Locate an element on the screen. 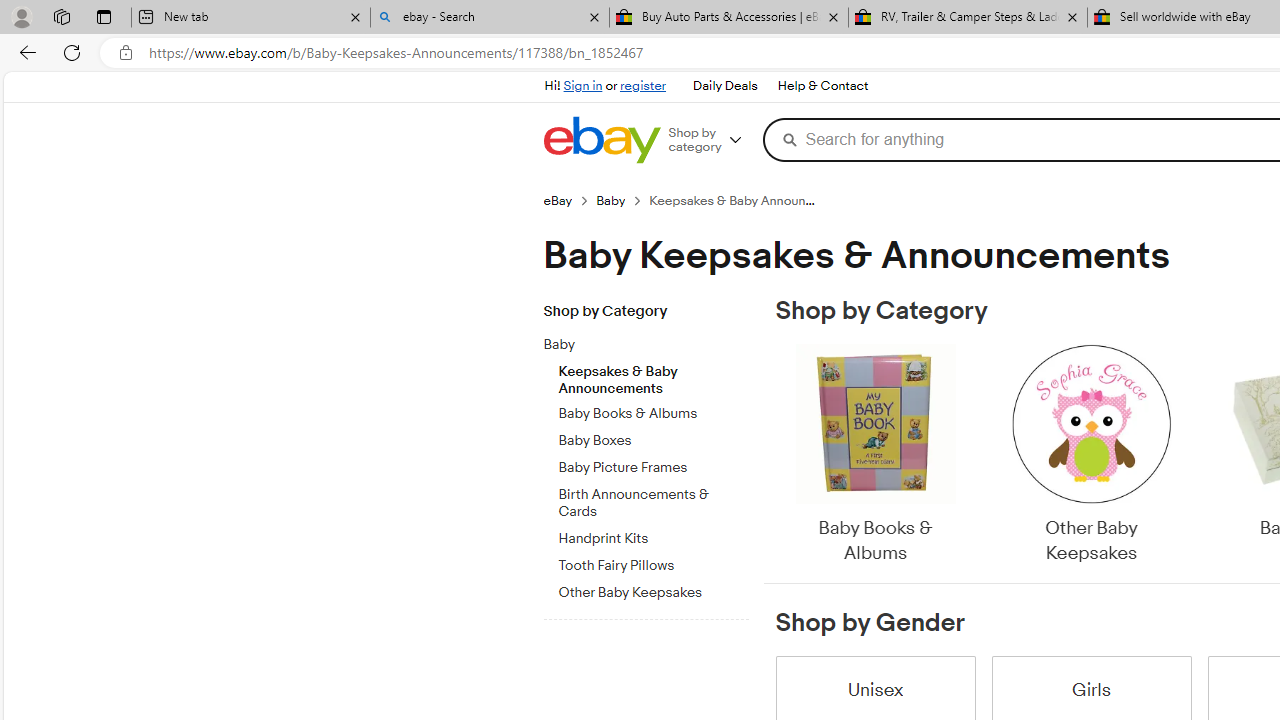 This screenshot has height=720, width=1280. 'RV, Trailer & Camper Steps & Ladders for sale | eBay' is located at coordinates (967, 17).